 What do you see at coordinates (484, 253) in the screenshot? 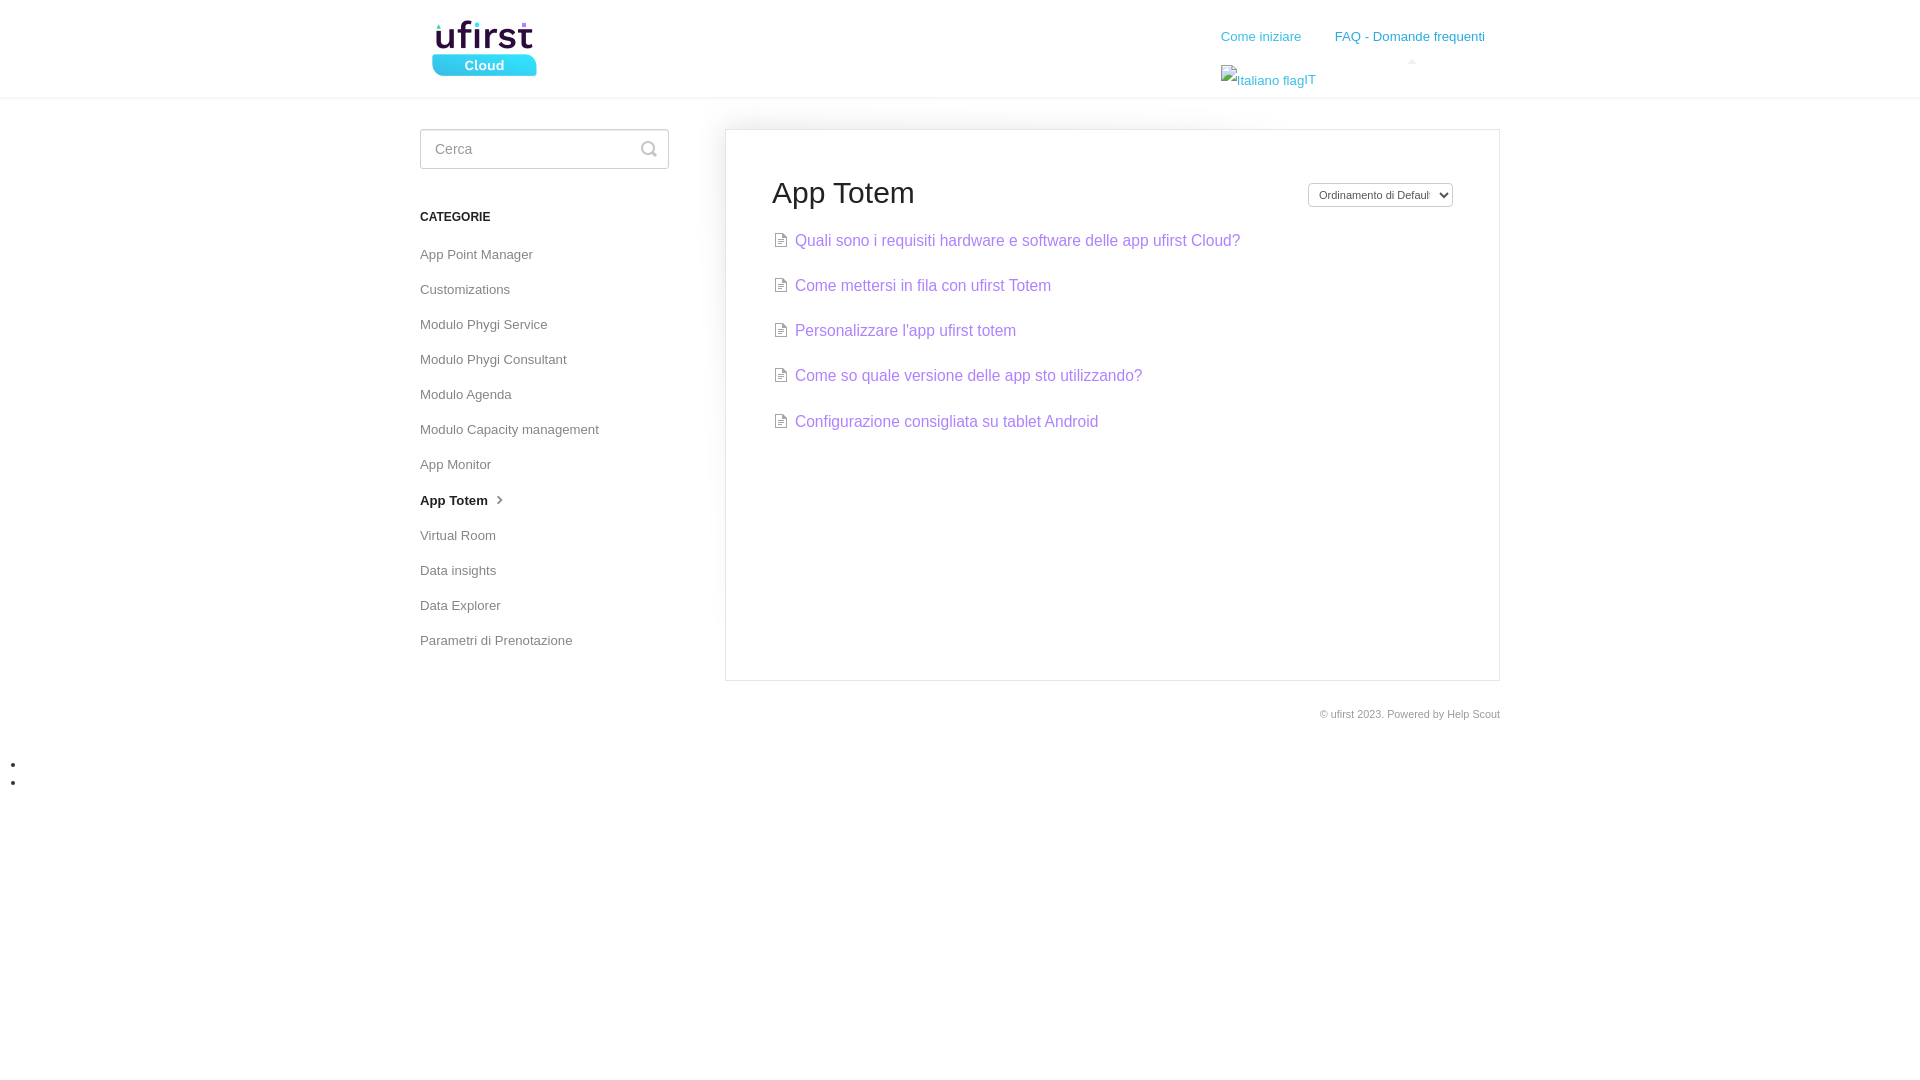
I see `'App Point Manager'` at bounding box center [484, 253].